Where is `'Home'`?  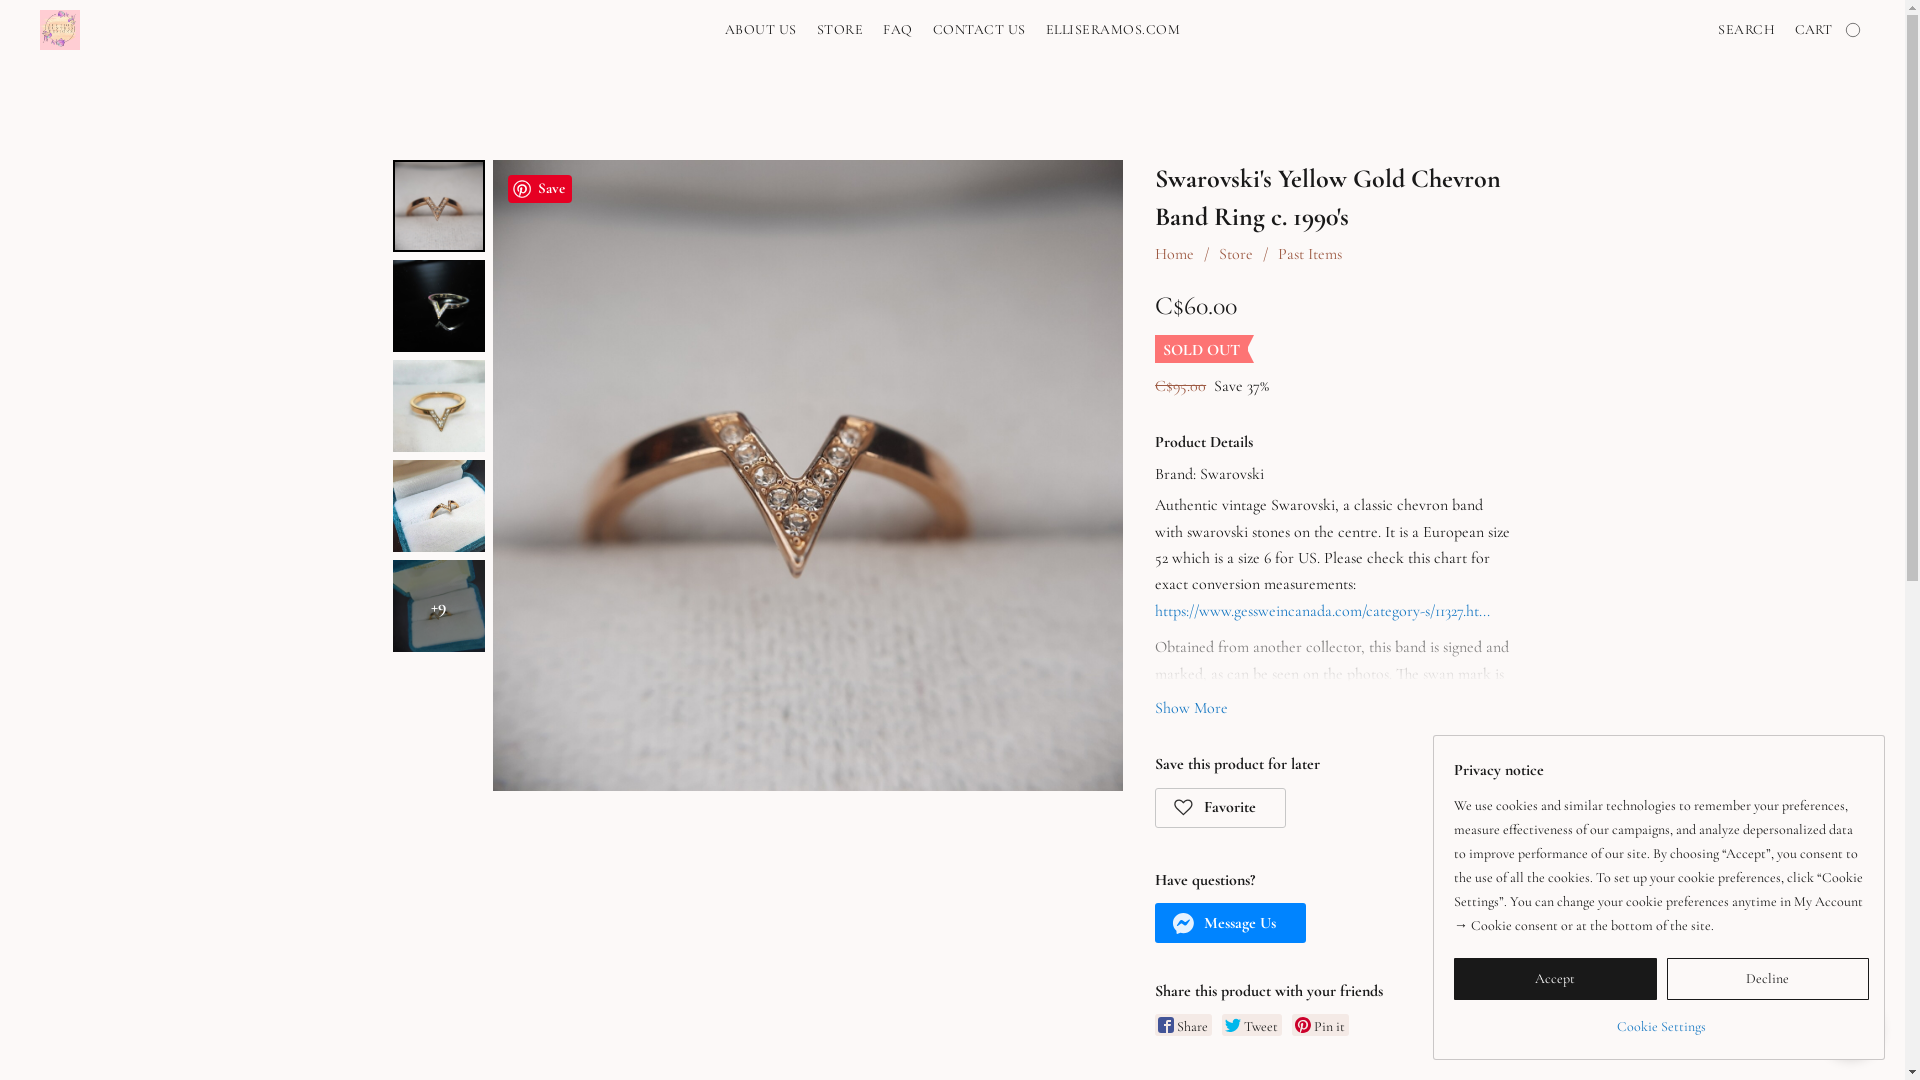 'Home' is located at coordinates (1174, 253).